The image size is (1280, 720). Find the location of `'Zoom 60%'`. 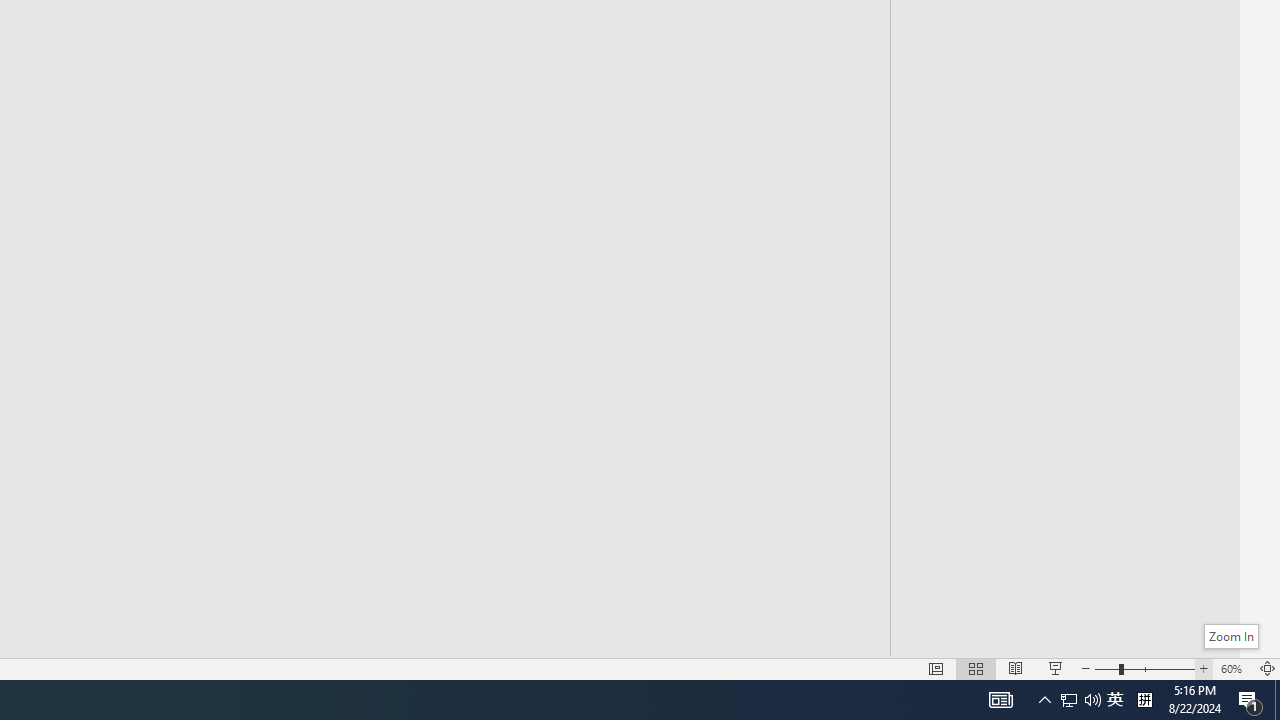

'Zoom 60%' is located at coordinates (1233, 669).